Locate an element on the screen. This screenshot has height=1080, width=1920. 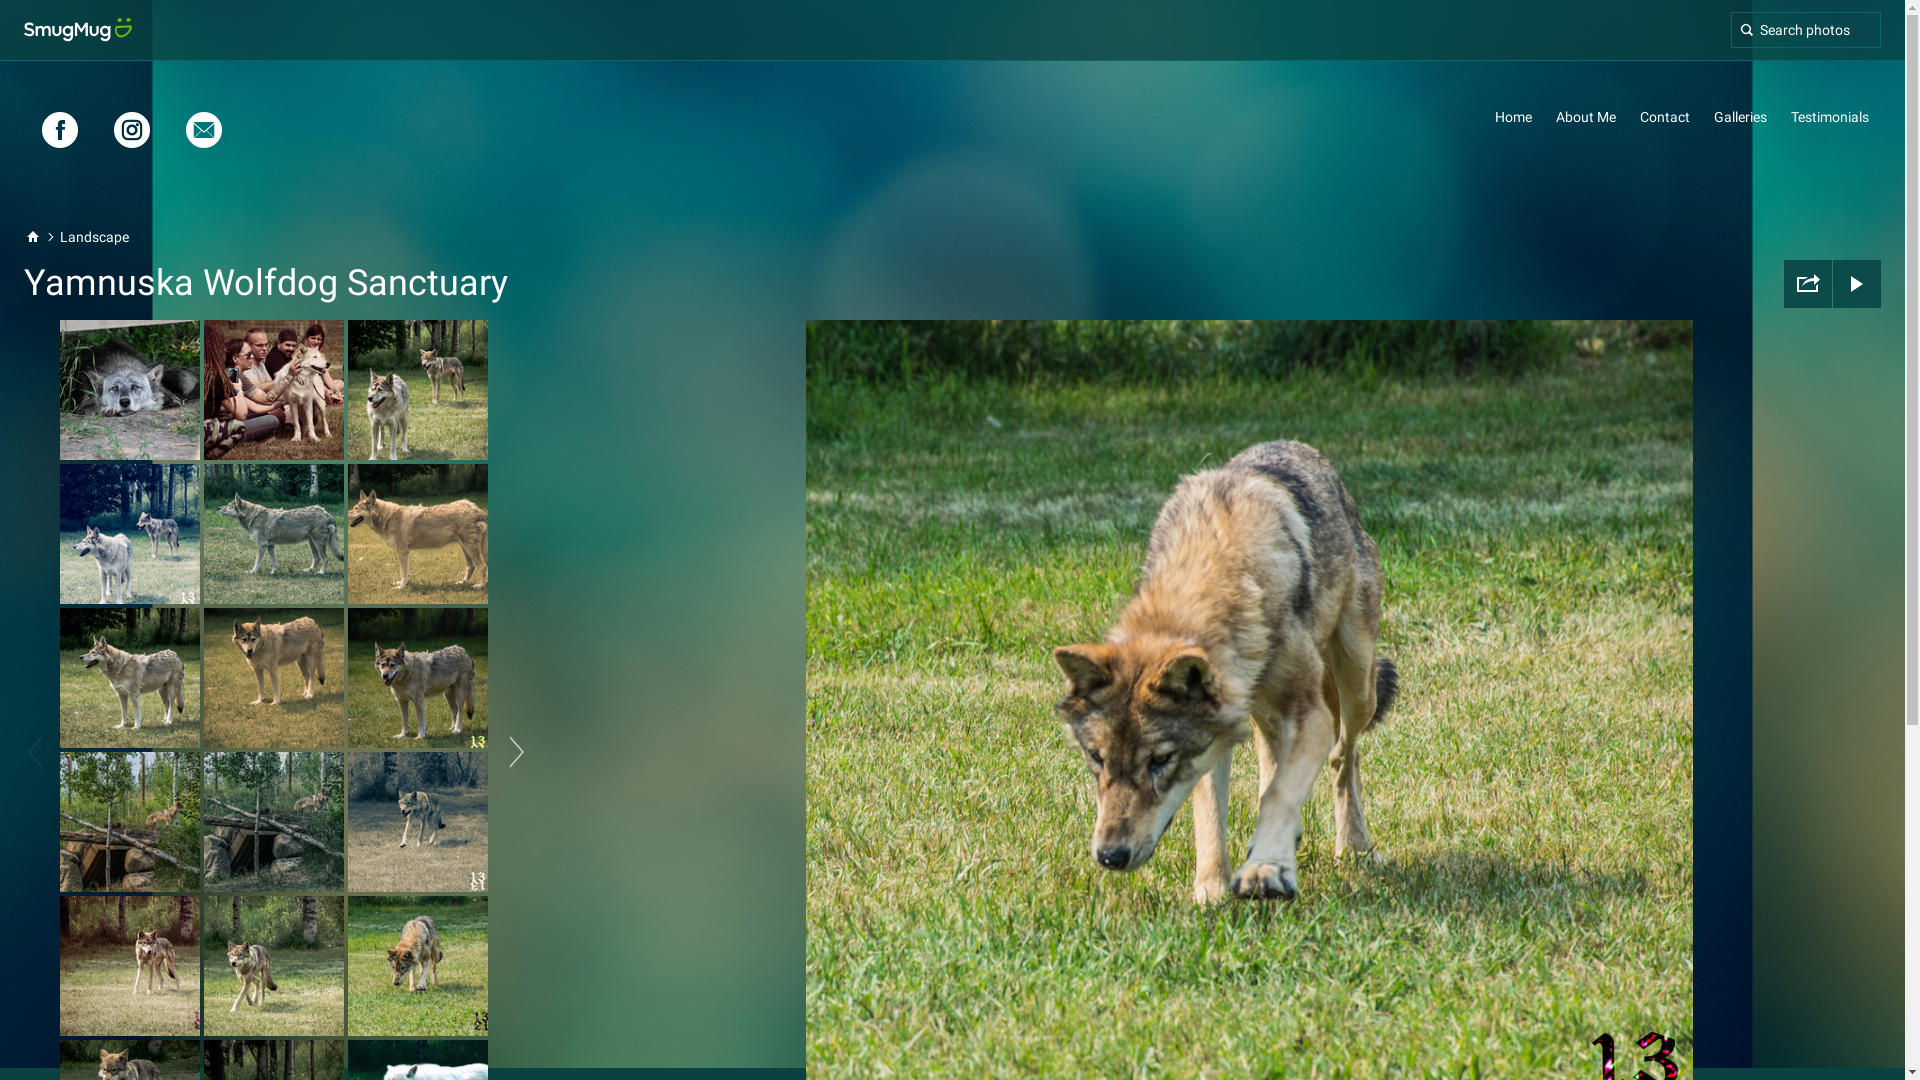
'Testimonials' is located at coordinates (1790, 116).